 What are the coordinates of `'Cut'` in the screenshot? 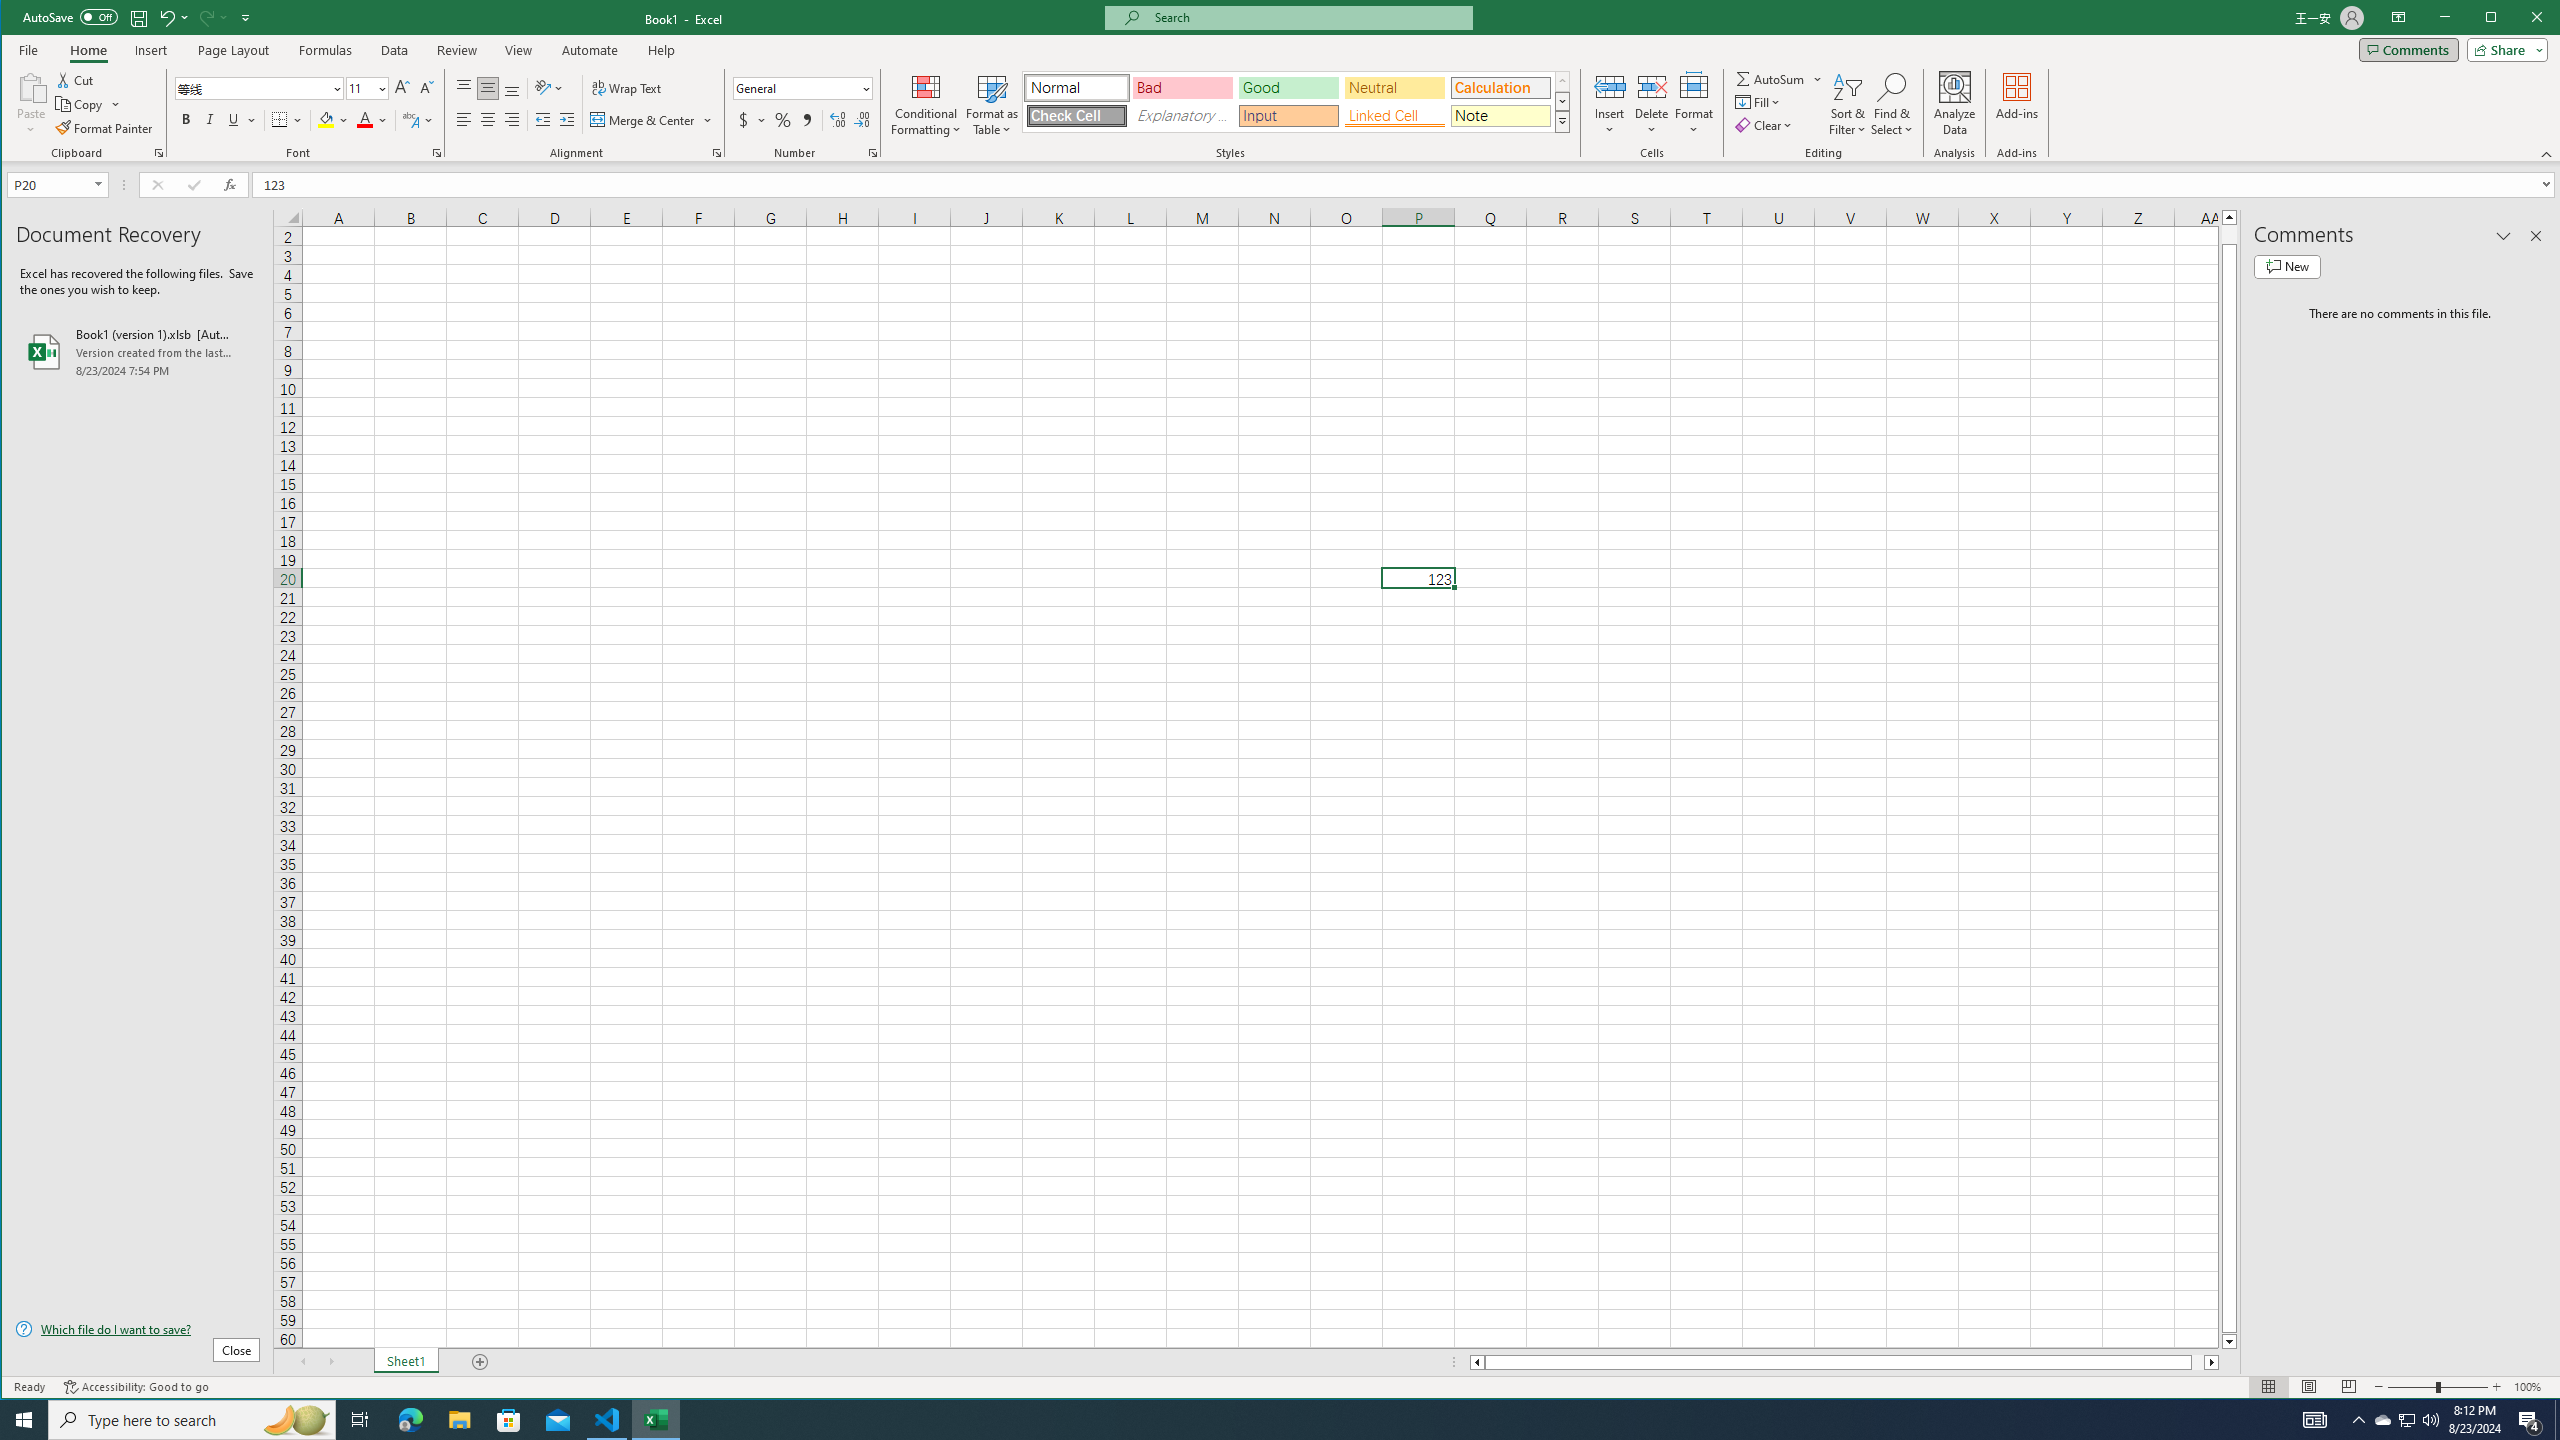 It's located at (74, 80).